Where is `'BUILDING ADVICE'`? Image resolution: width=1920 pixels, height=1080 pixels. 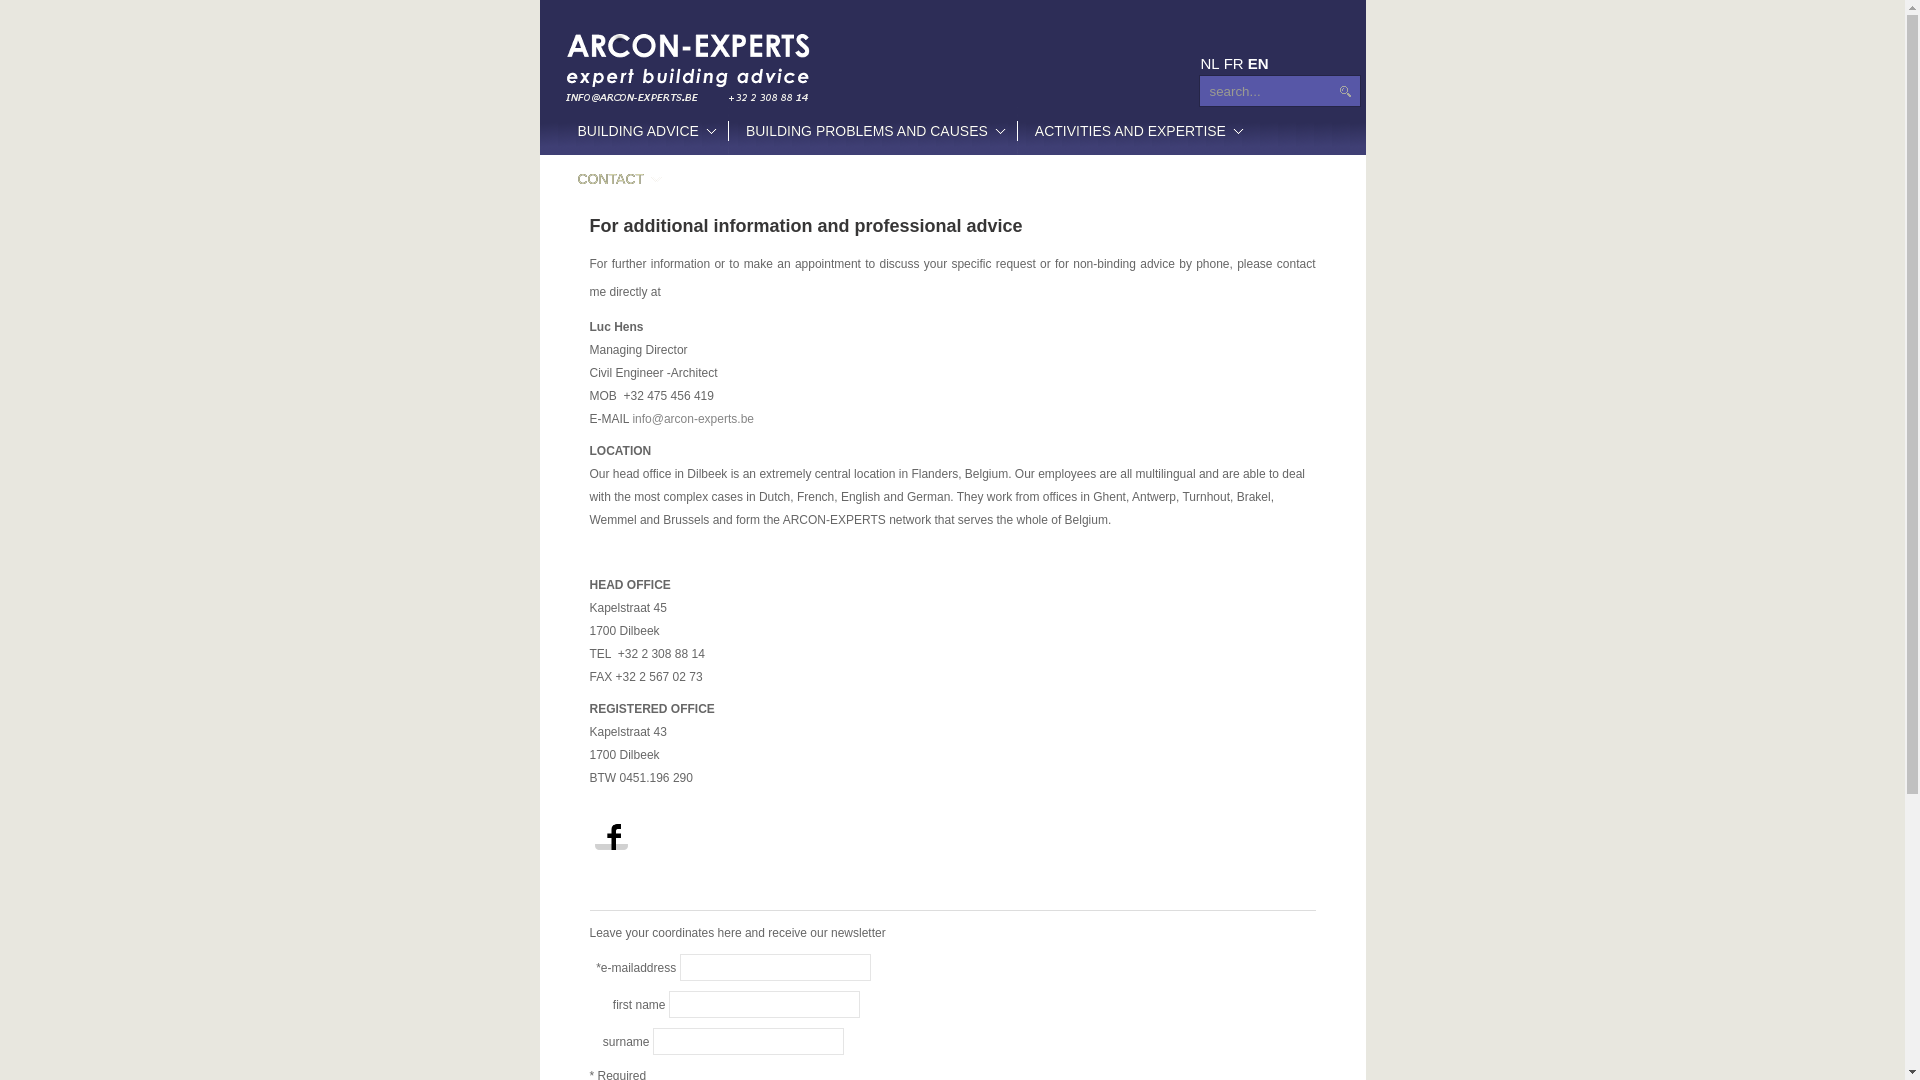 'BUILDING ADVICE' is located at coordinates (643, 131).